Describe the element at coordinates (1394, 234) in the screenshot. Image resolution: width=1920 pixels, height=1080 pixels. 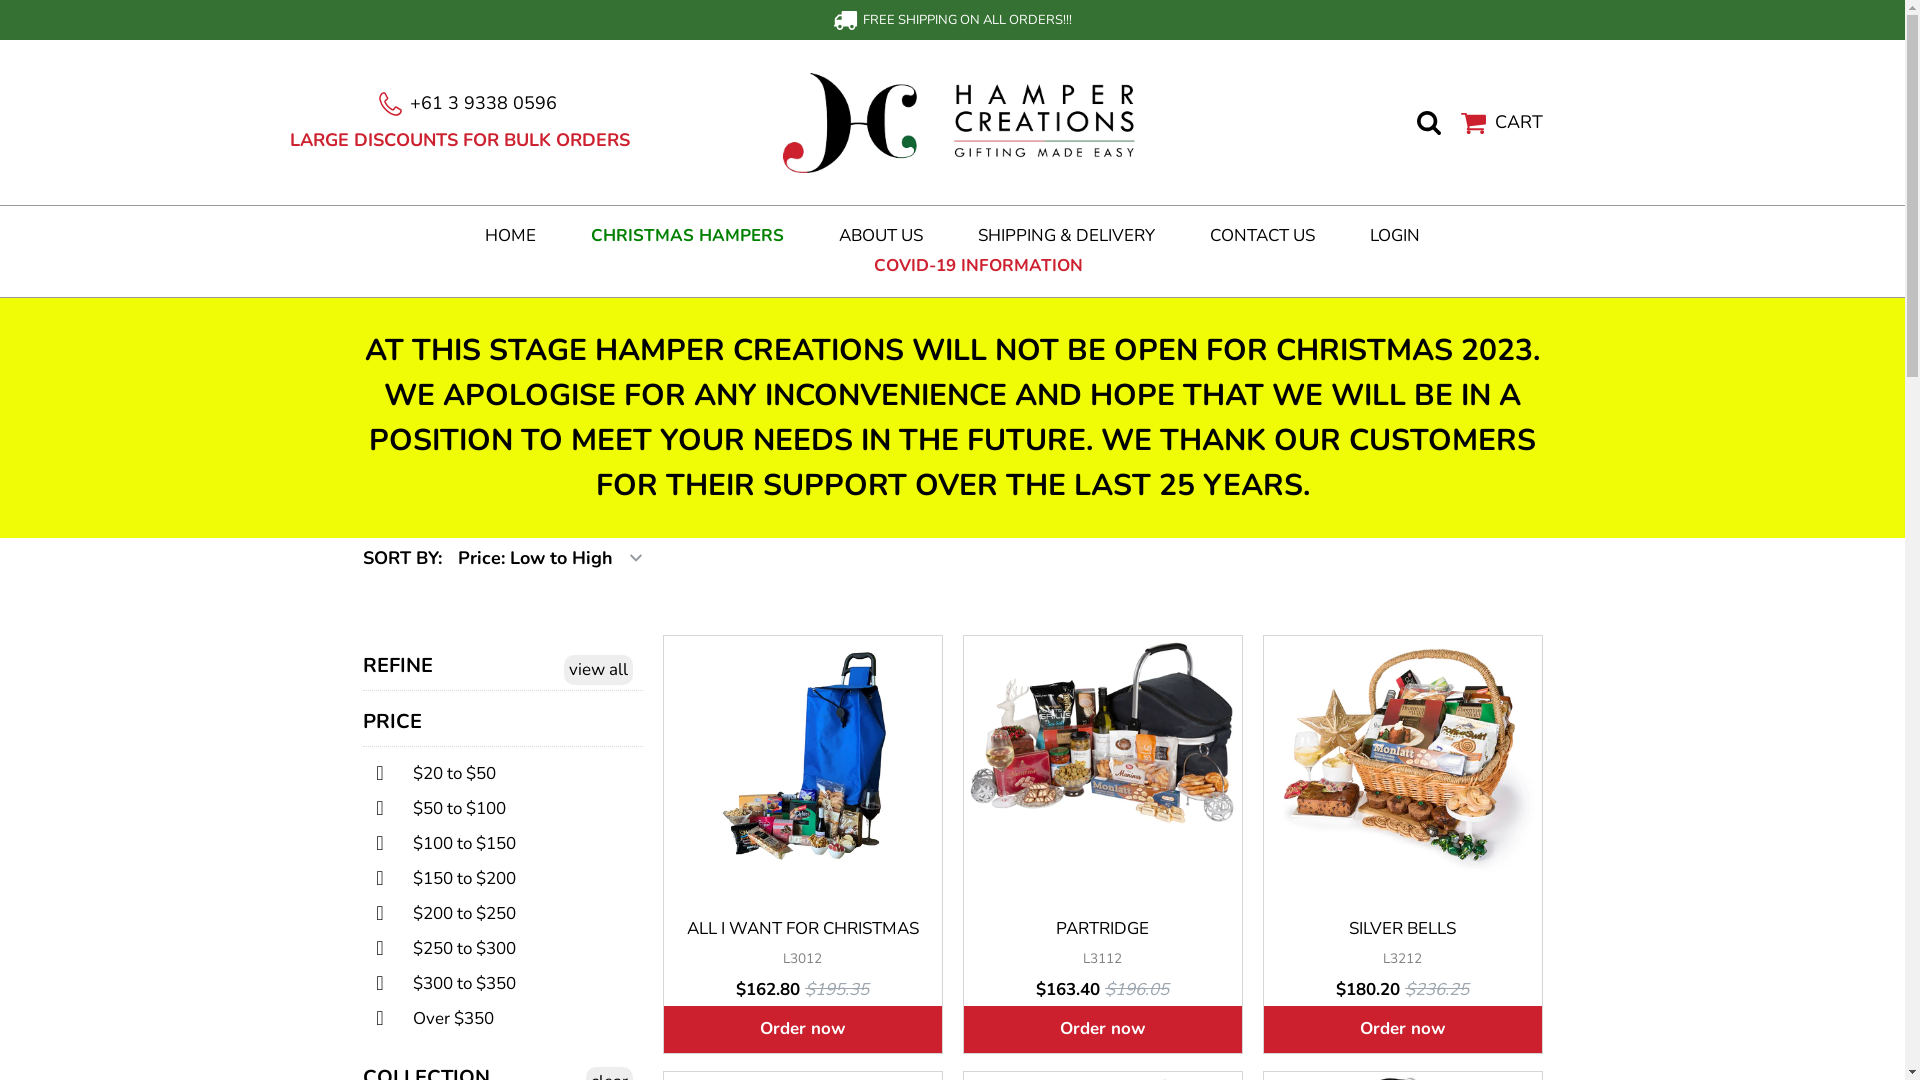
I see `'LOGIN'` at that location.